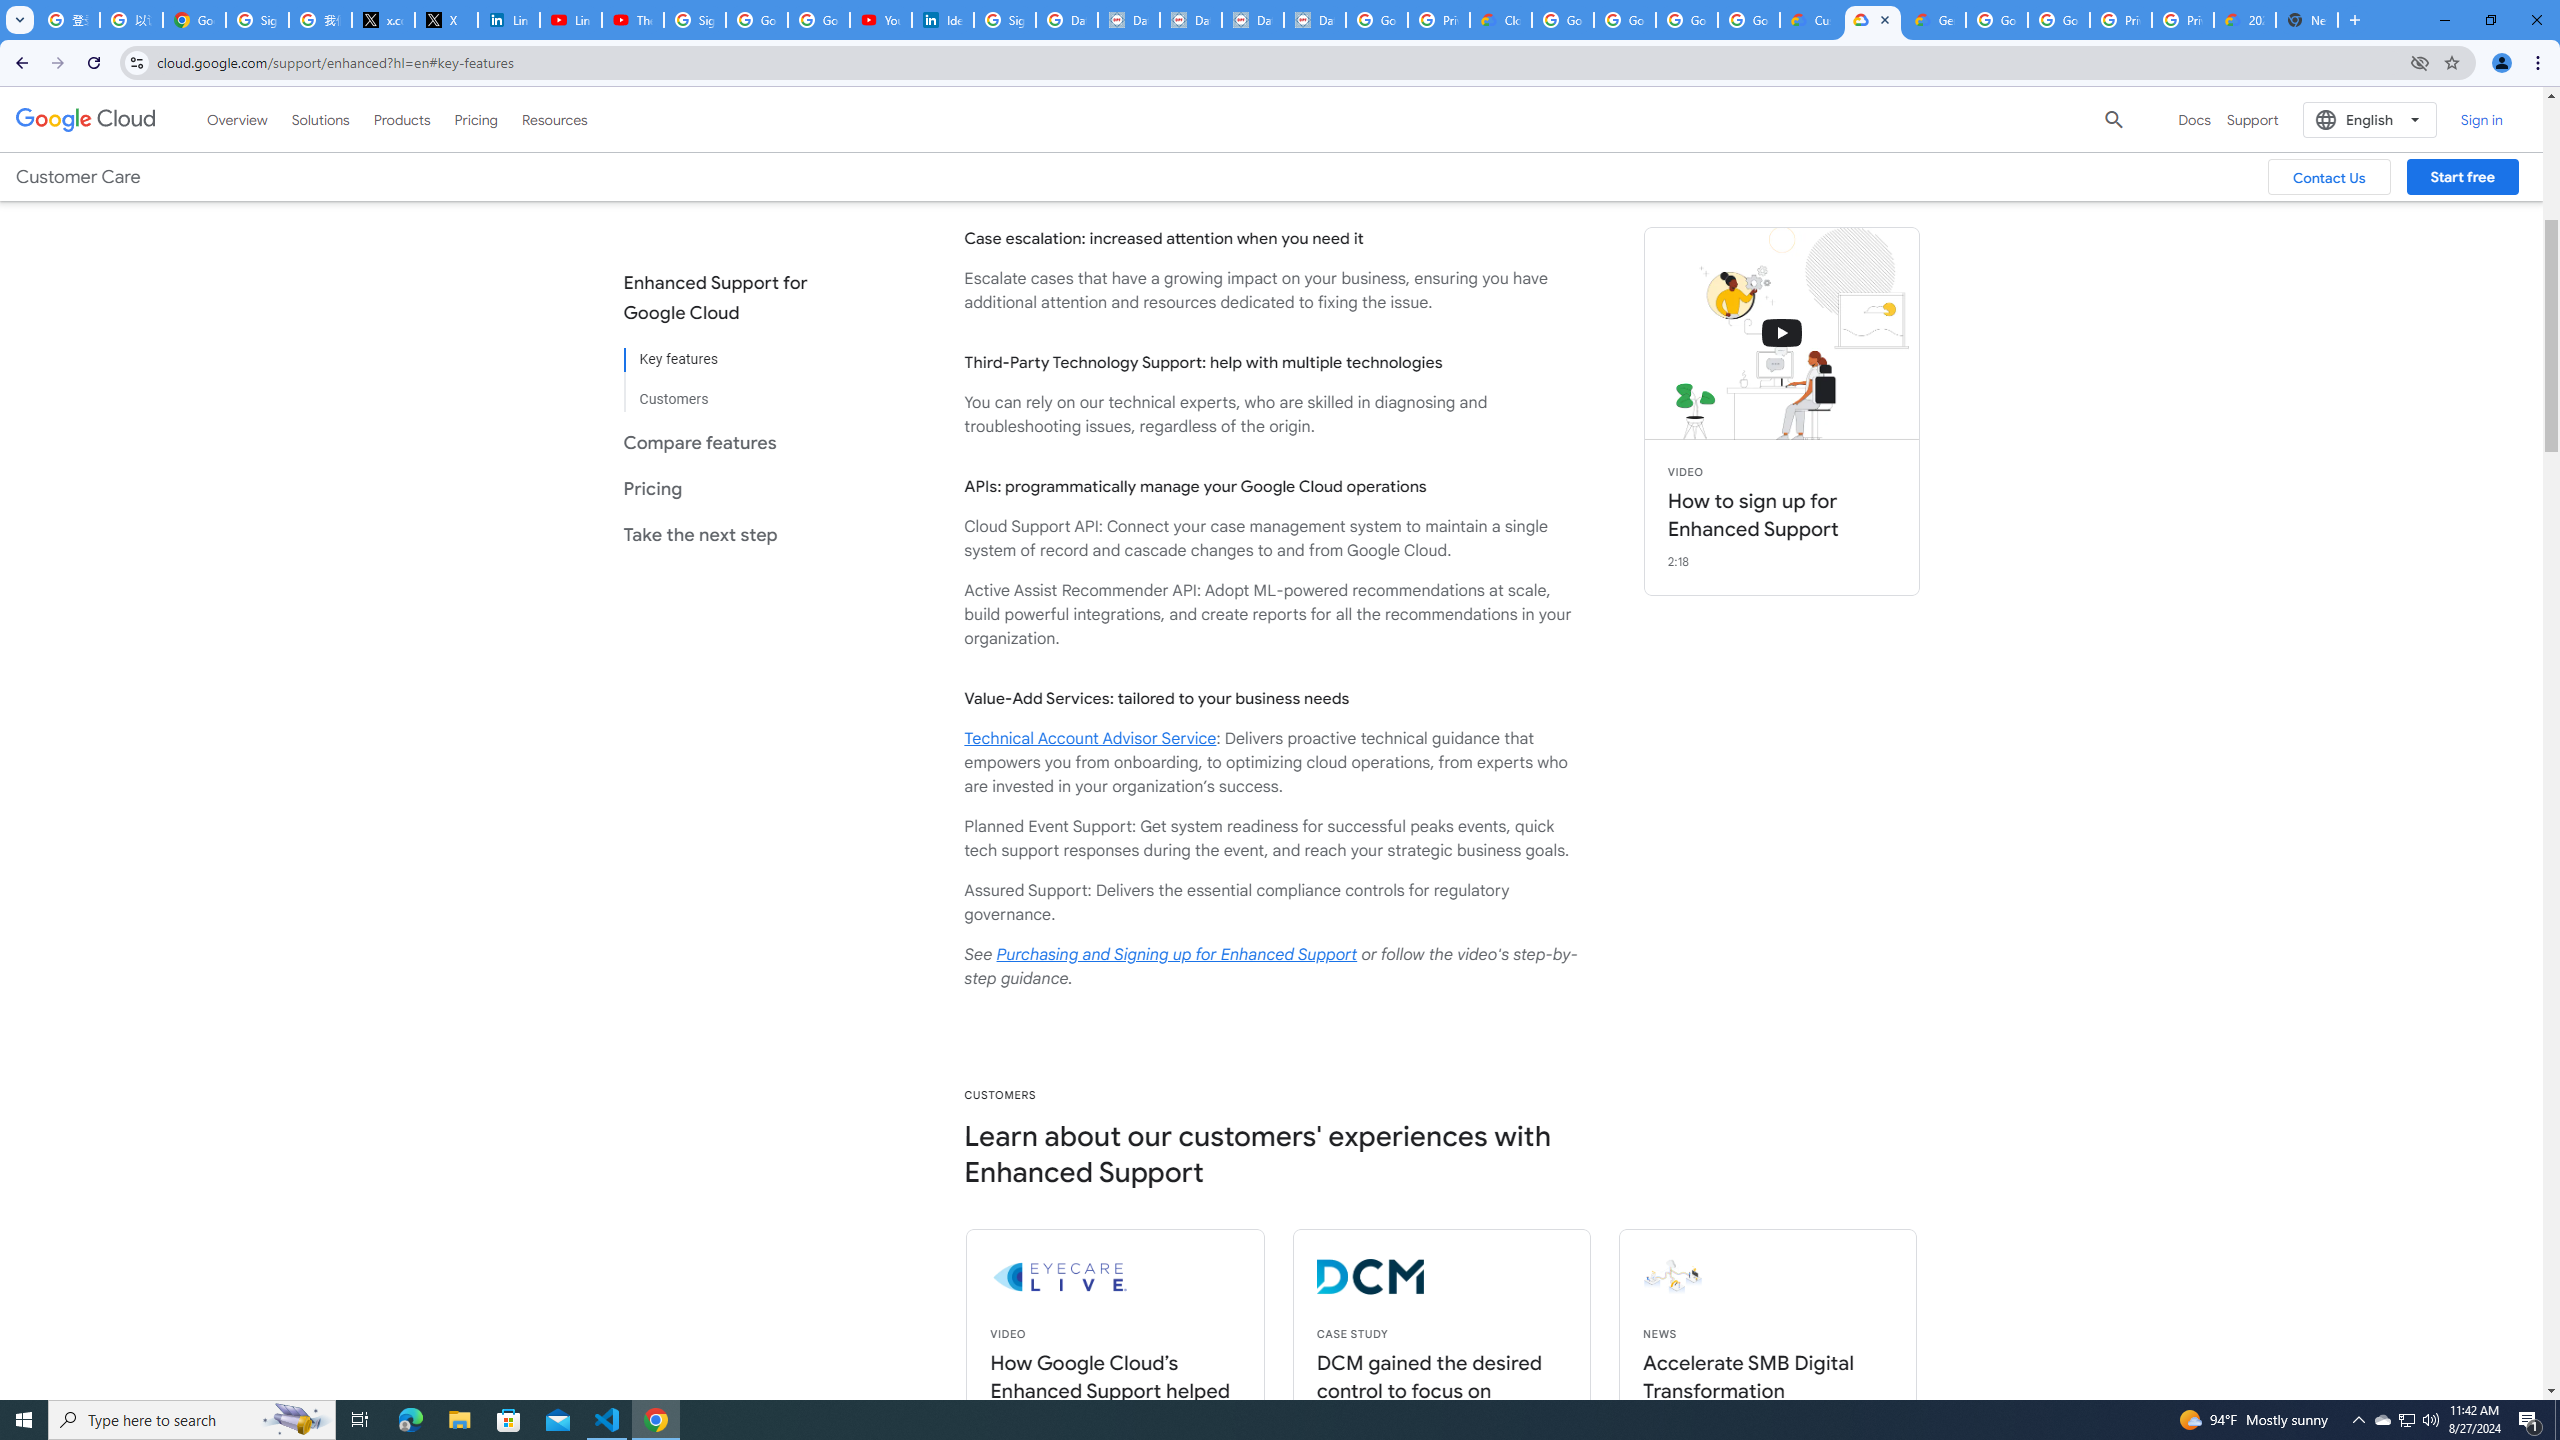 The image size is (2560, 1440). I want to click on 'Take the next step', so click(731, 533).